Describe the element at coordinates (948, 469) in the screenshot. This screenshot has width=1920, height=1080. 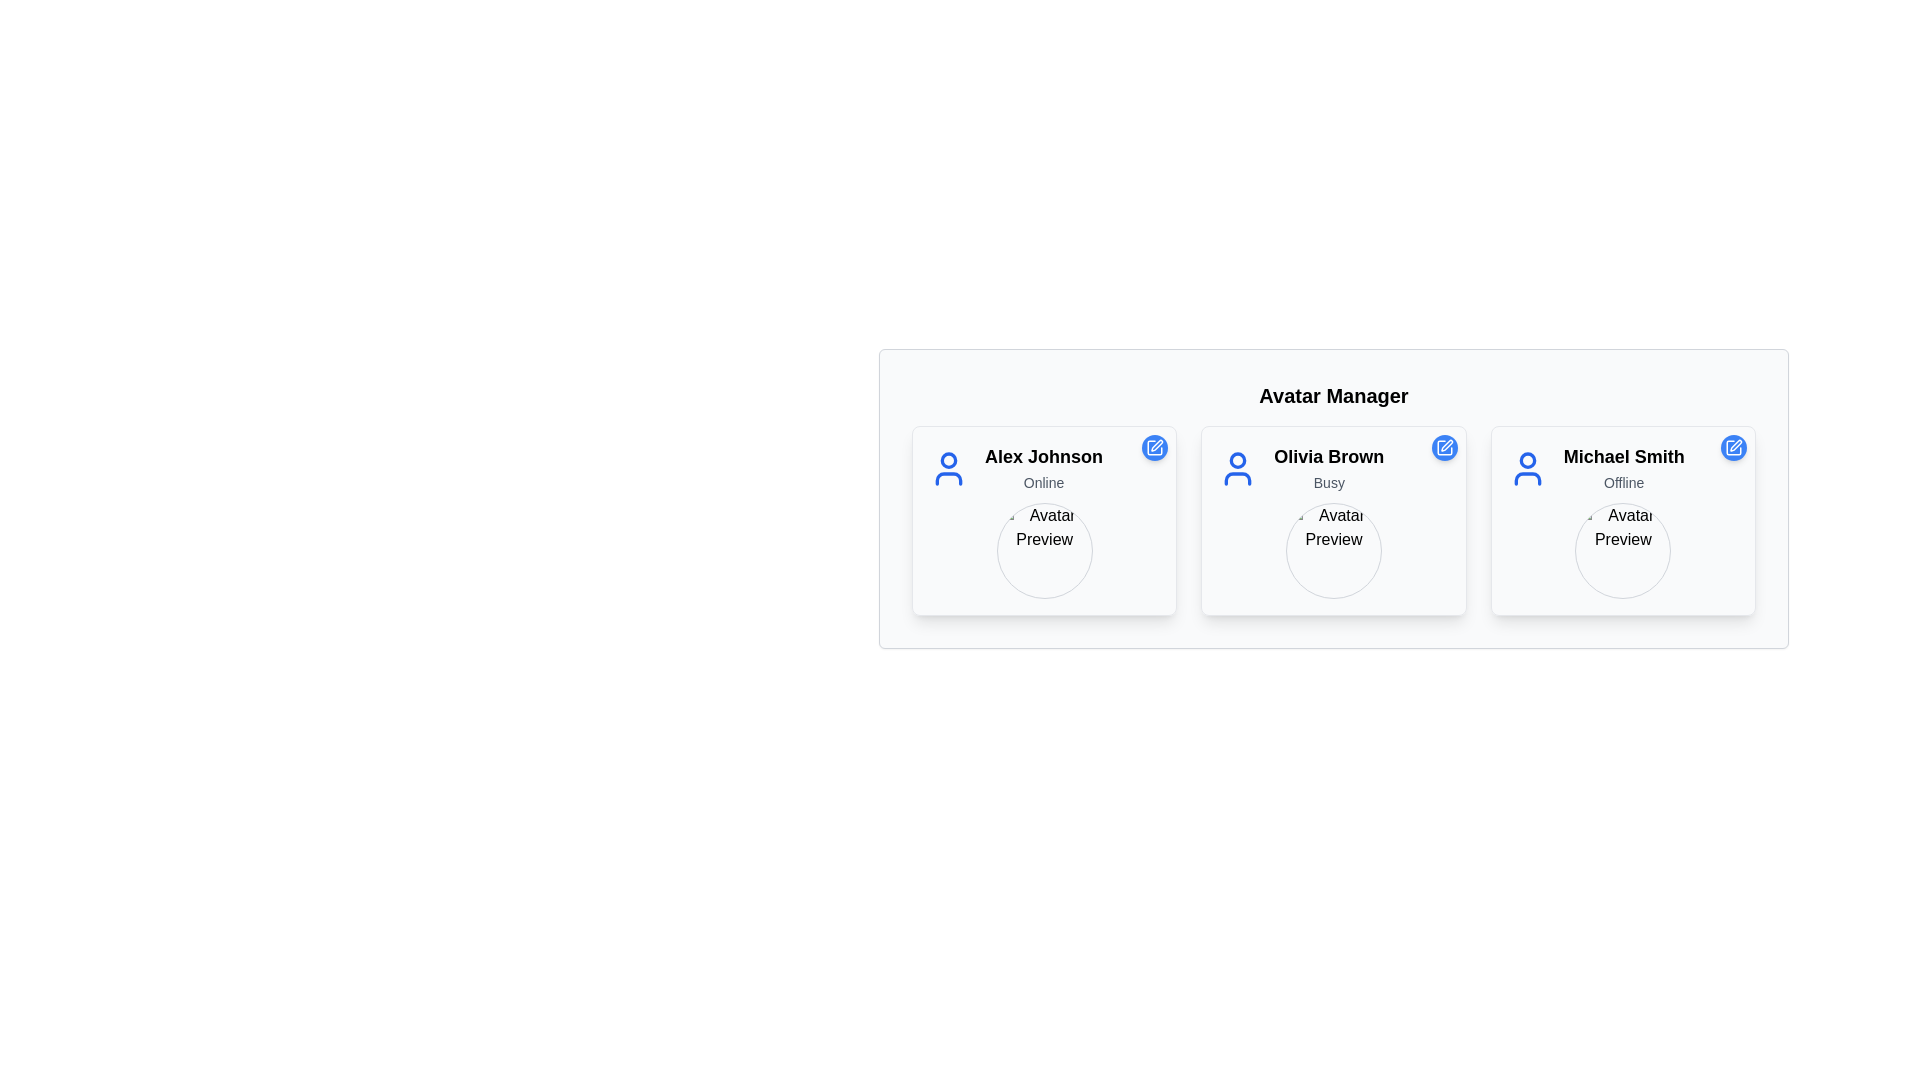
I see `the user profile icon representing 'Alex Johnson', located in the top-left section of the panel, above their name and status text` at that location.